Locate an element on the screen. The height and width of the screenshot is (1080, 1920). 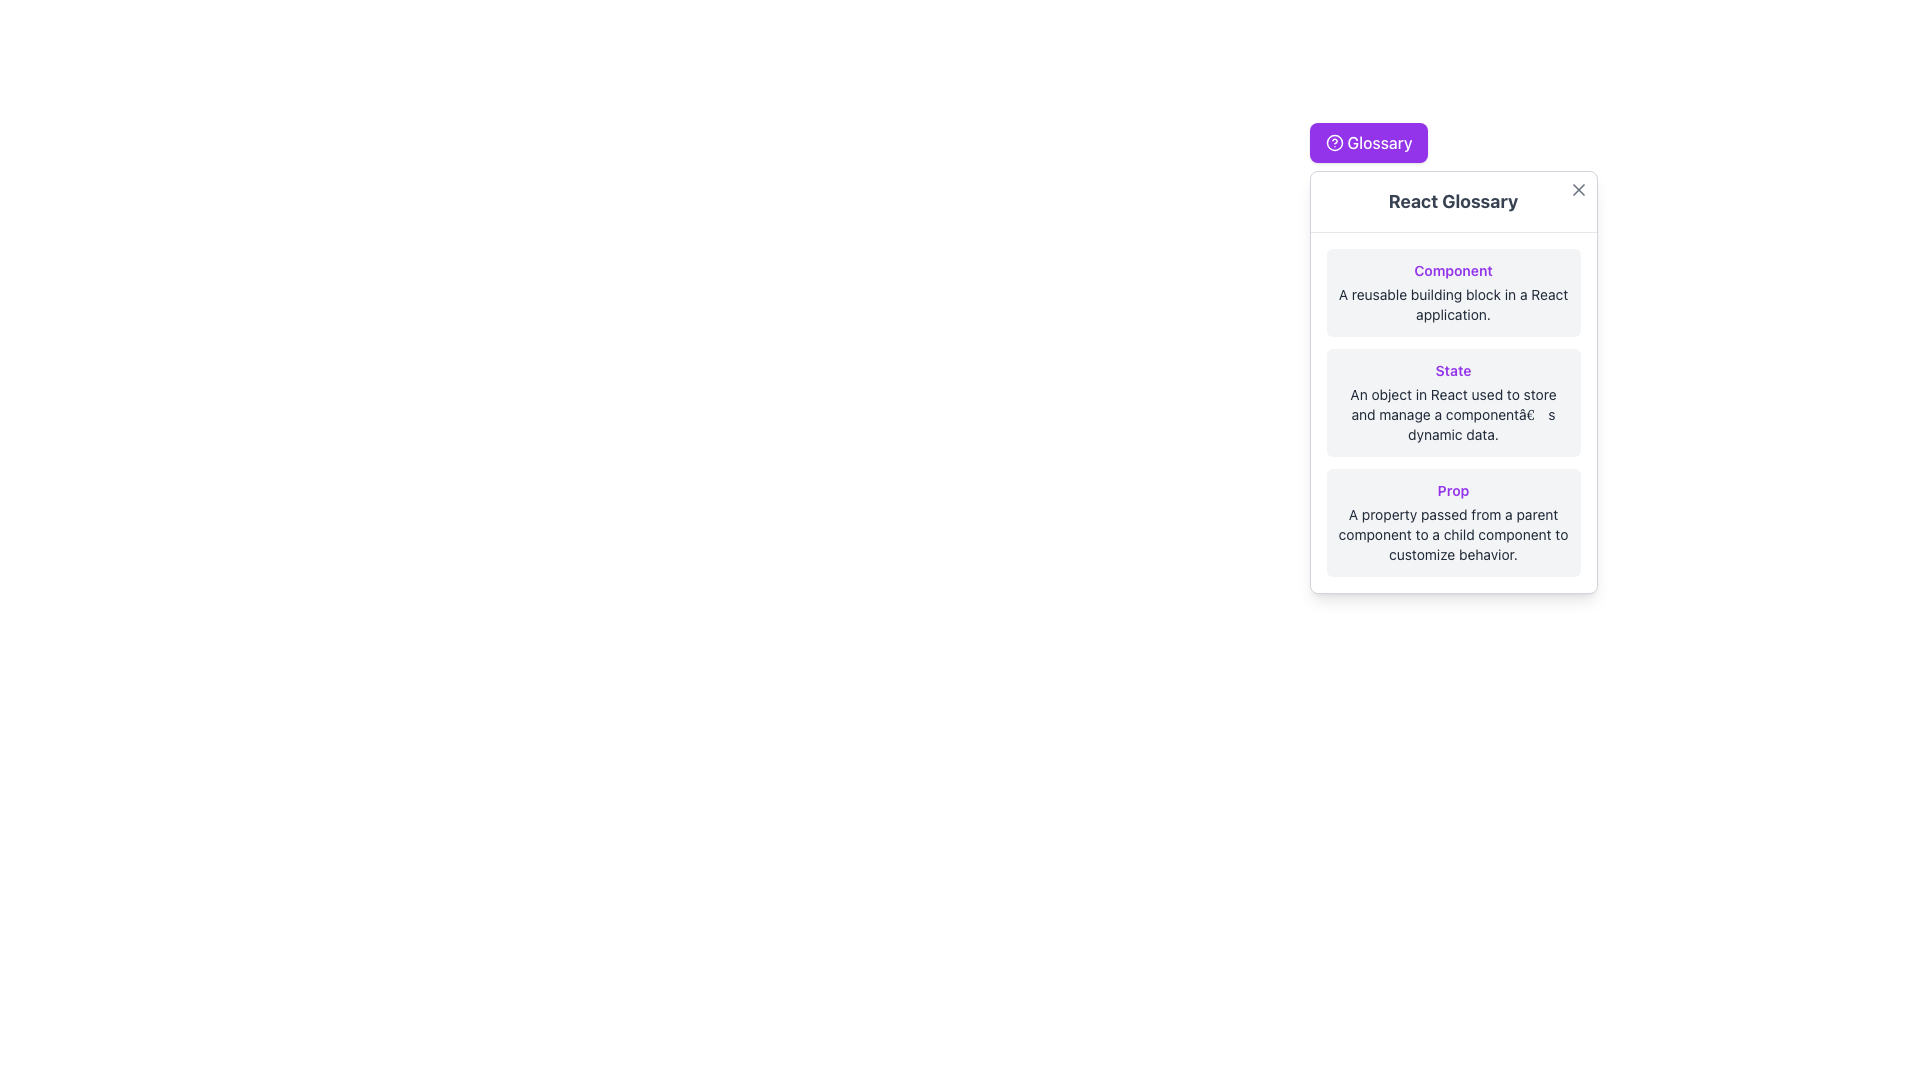
the circular icon styled as a hollow circle with a question mark inside, which is positioned to the left of the 'Glossary' text on a purple button is located at coordinates (1334, 141).